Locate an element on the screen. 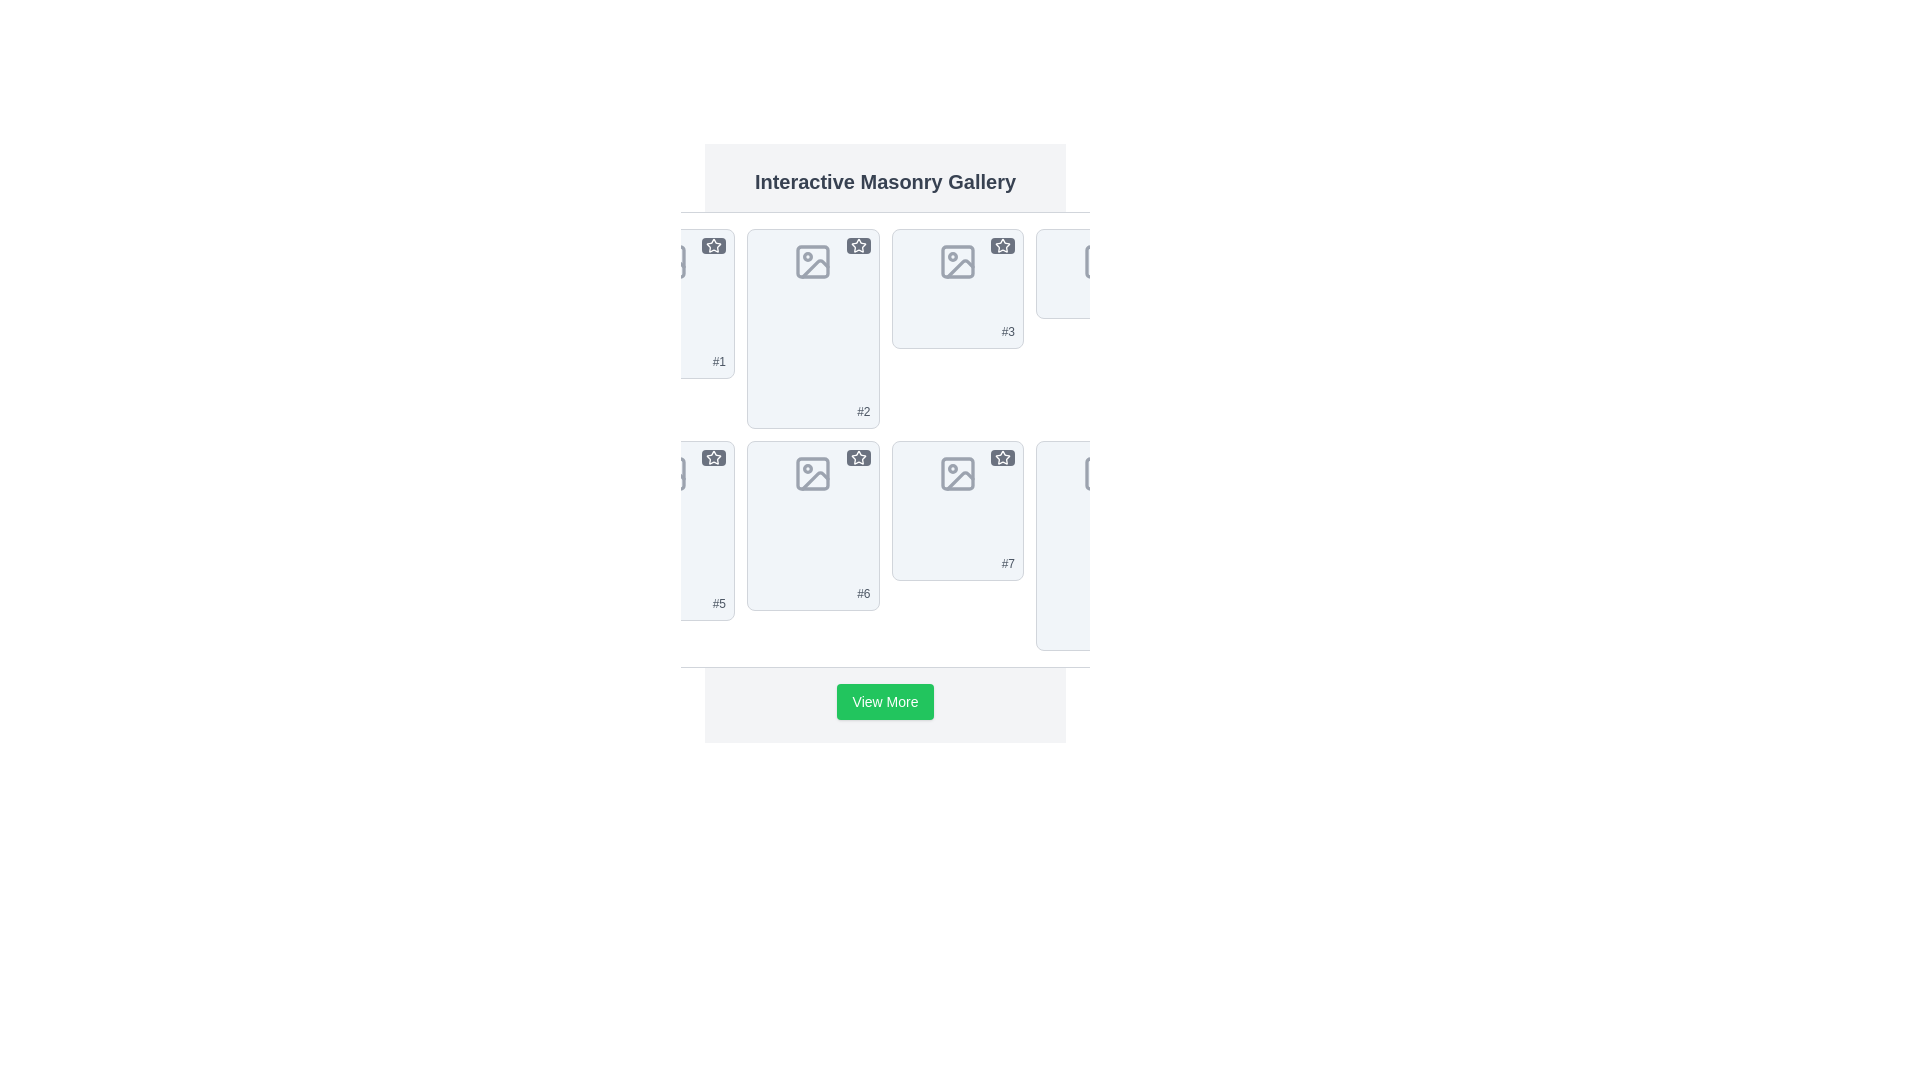 The height and width of the screenshot is (1080, 1920). the icon button or indicator in the upper-left corner of the grid layout under 'Interactive Masonry Gallery' which marks the associated grid item for special attention is located at coordinates (714, 244).